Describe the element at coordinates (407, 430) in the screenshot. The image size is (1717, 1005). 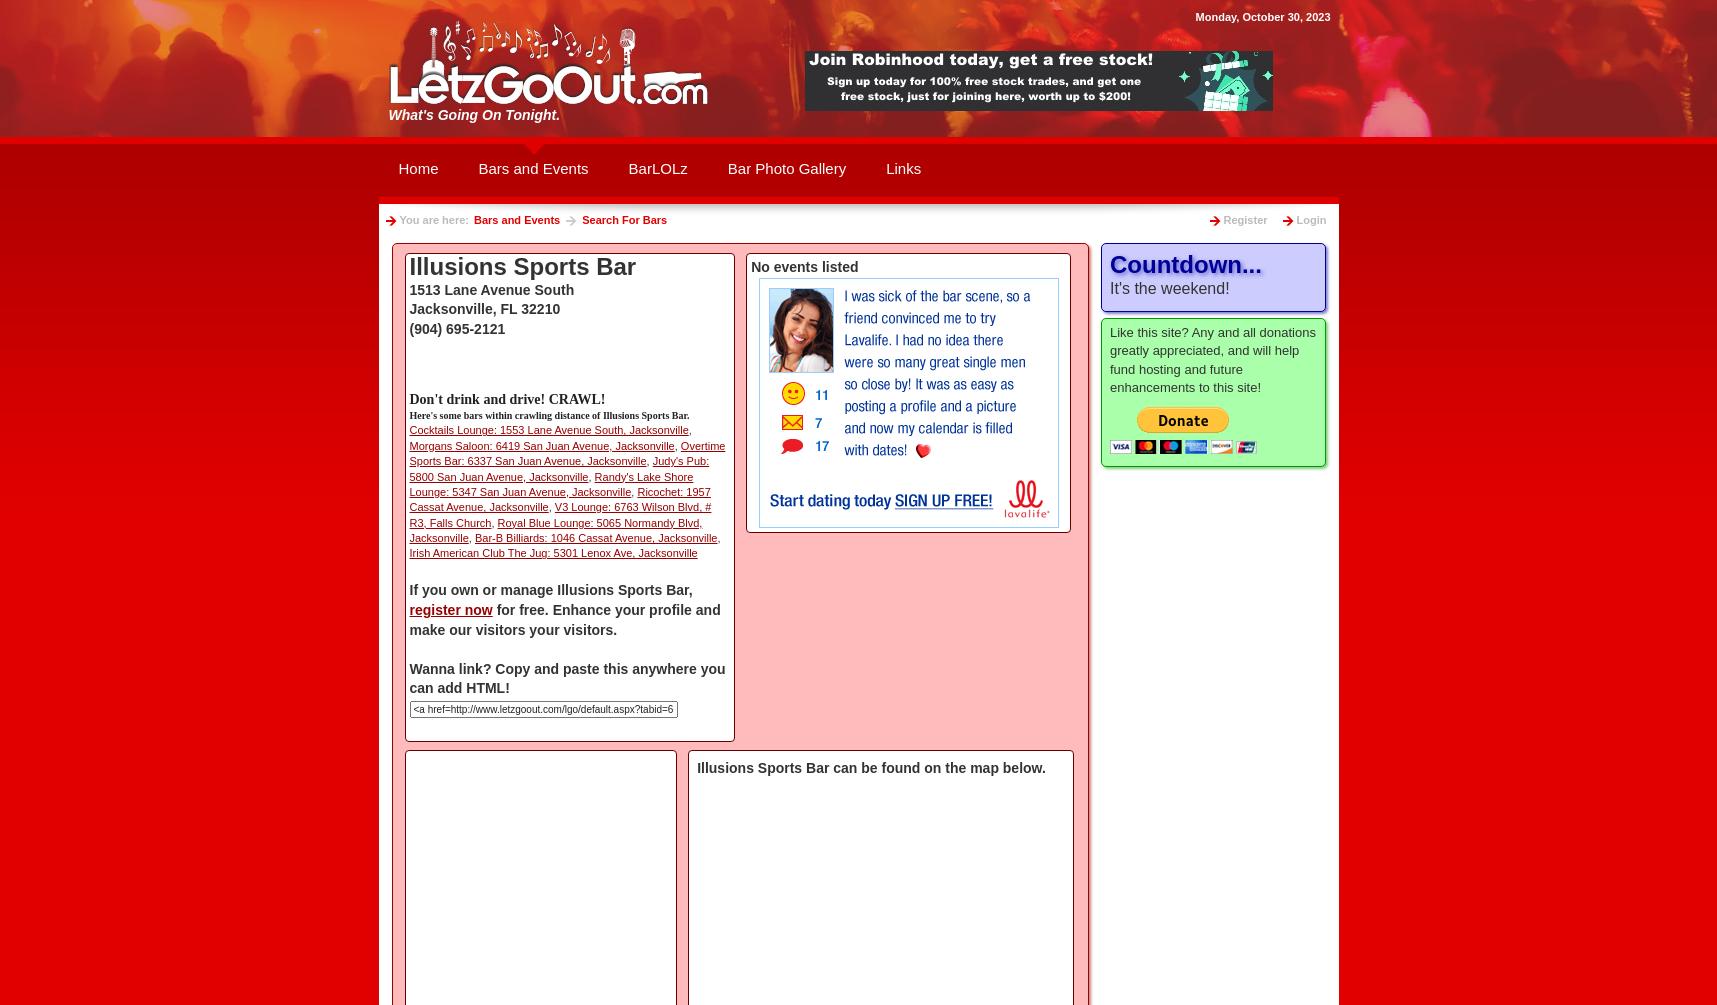
I see `'Cocktails Lounge: 1553 Lane Avenue South, Jacksonville'` at that location.